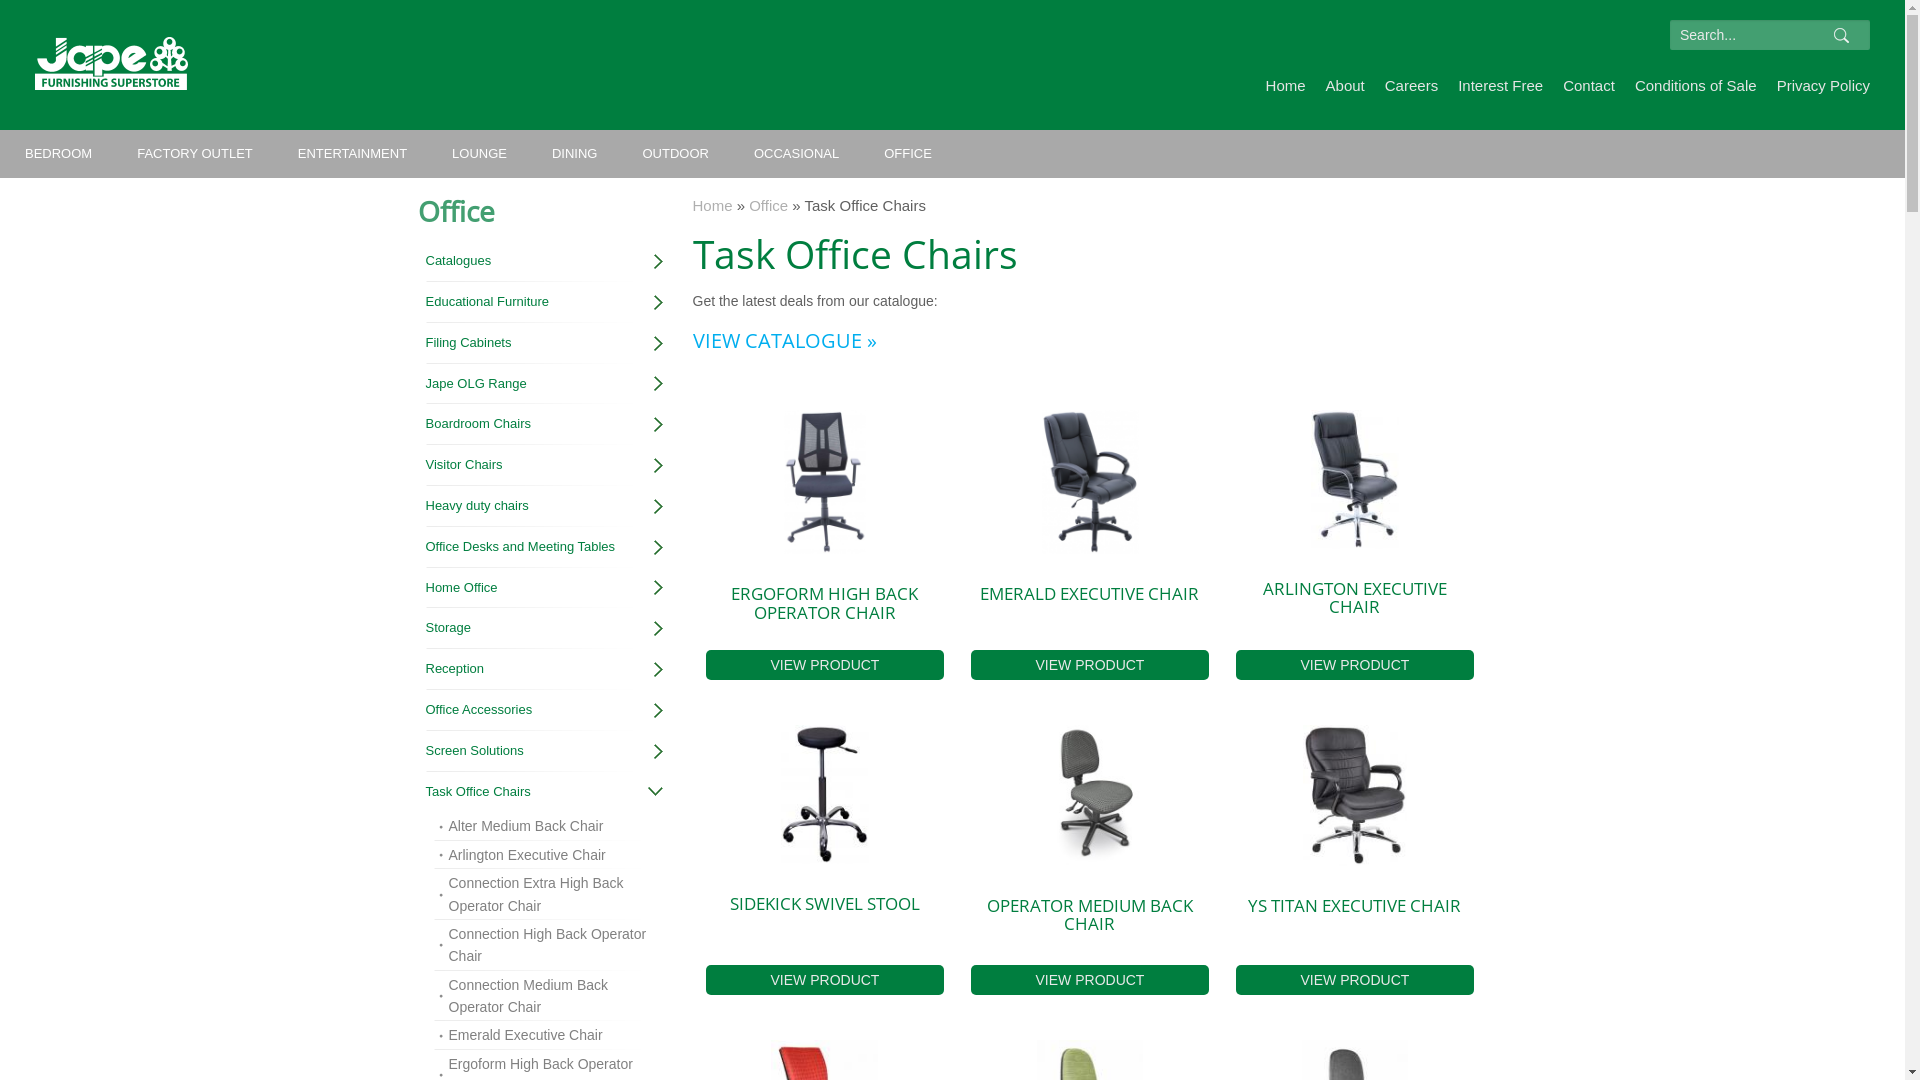 This screenshot has width=1920, height=1080. I want to click on 'Office Accessories', so click(544, 709).